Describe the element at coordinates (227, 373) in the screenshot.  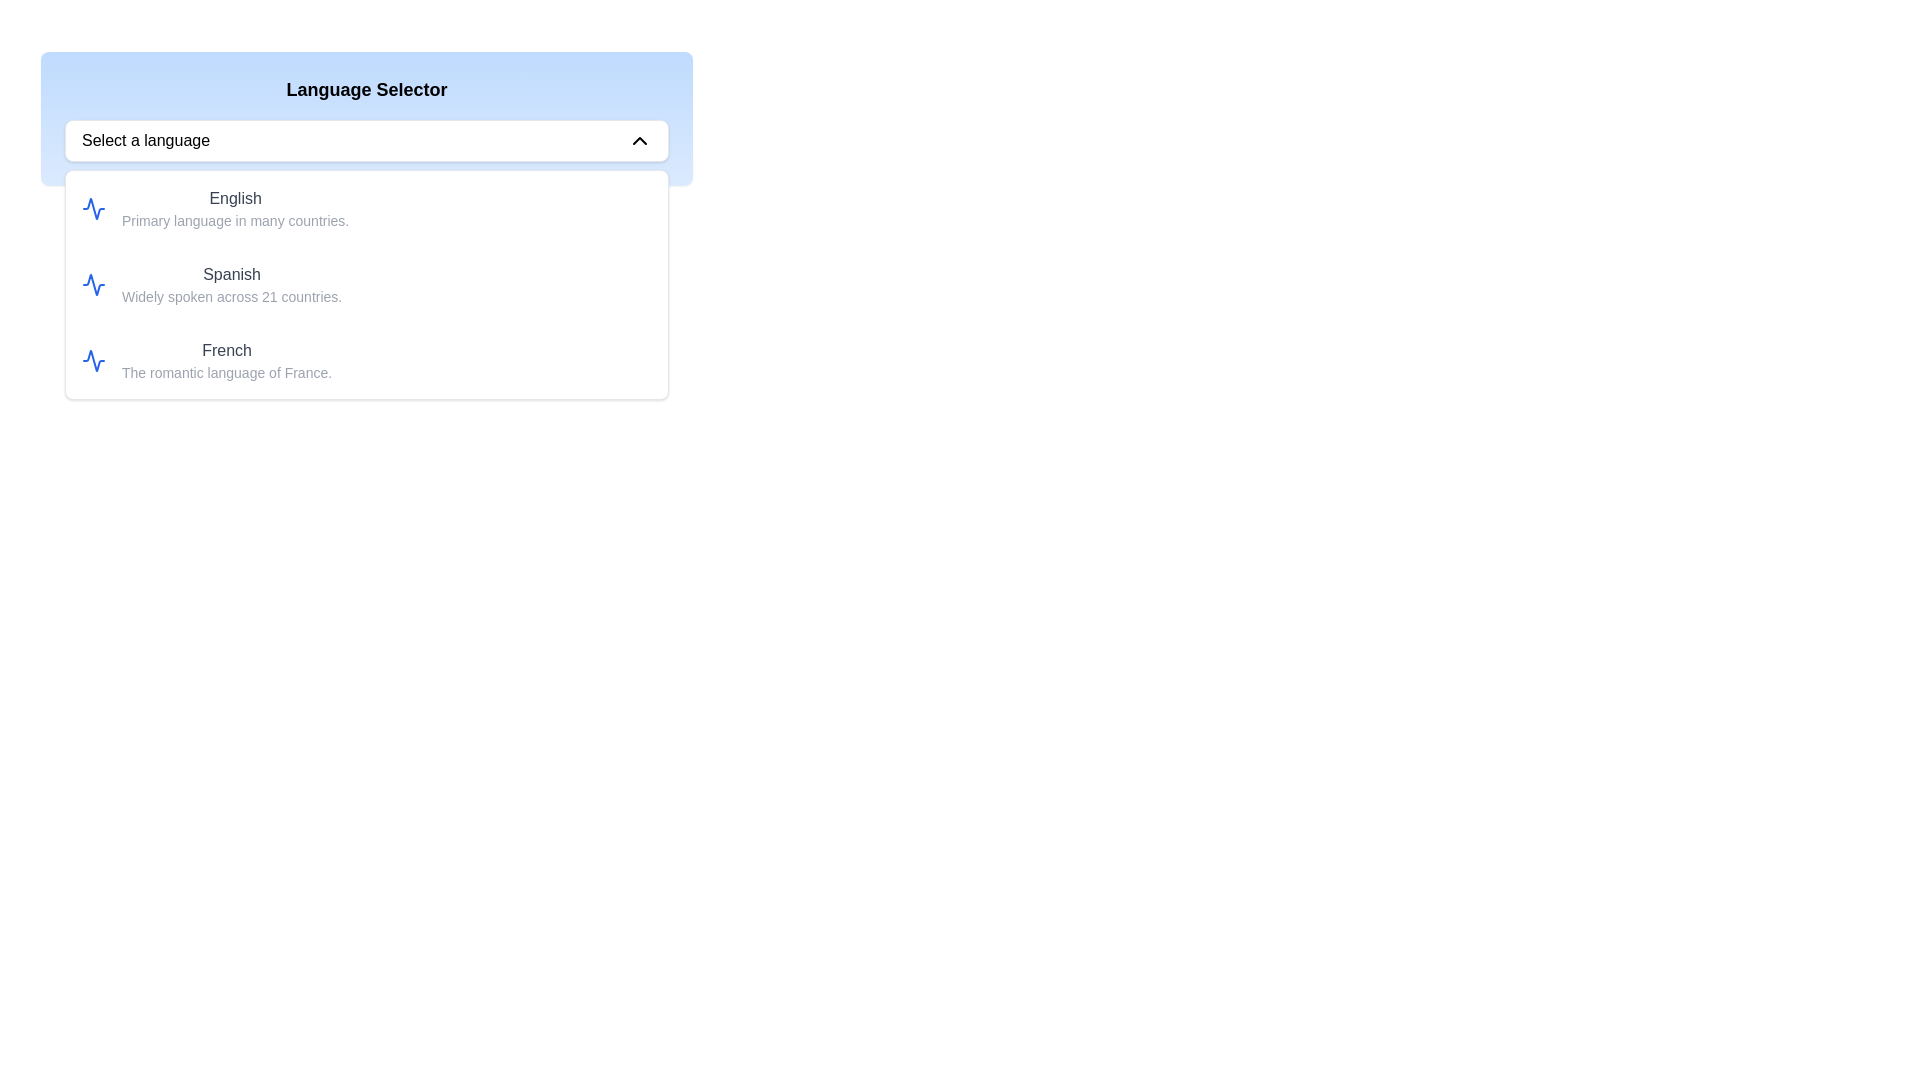
I see `text content of the label displaying 'The romantic language of France.' positioned below the 'French' text in the language dropdown` at that location.